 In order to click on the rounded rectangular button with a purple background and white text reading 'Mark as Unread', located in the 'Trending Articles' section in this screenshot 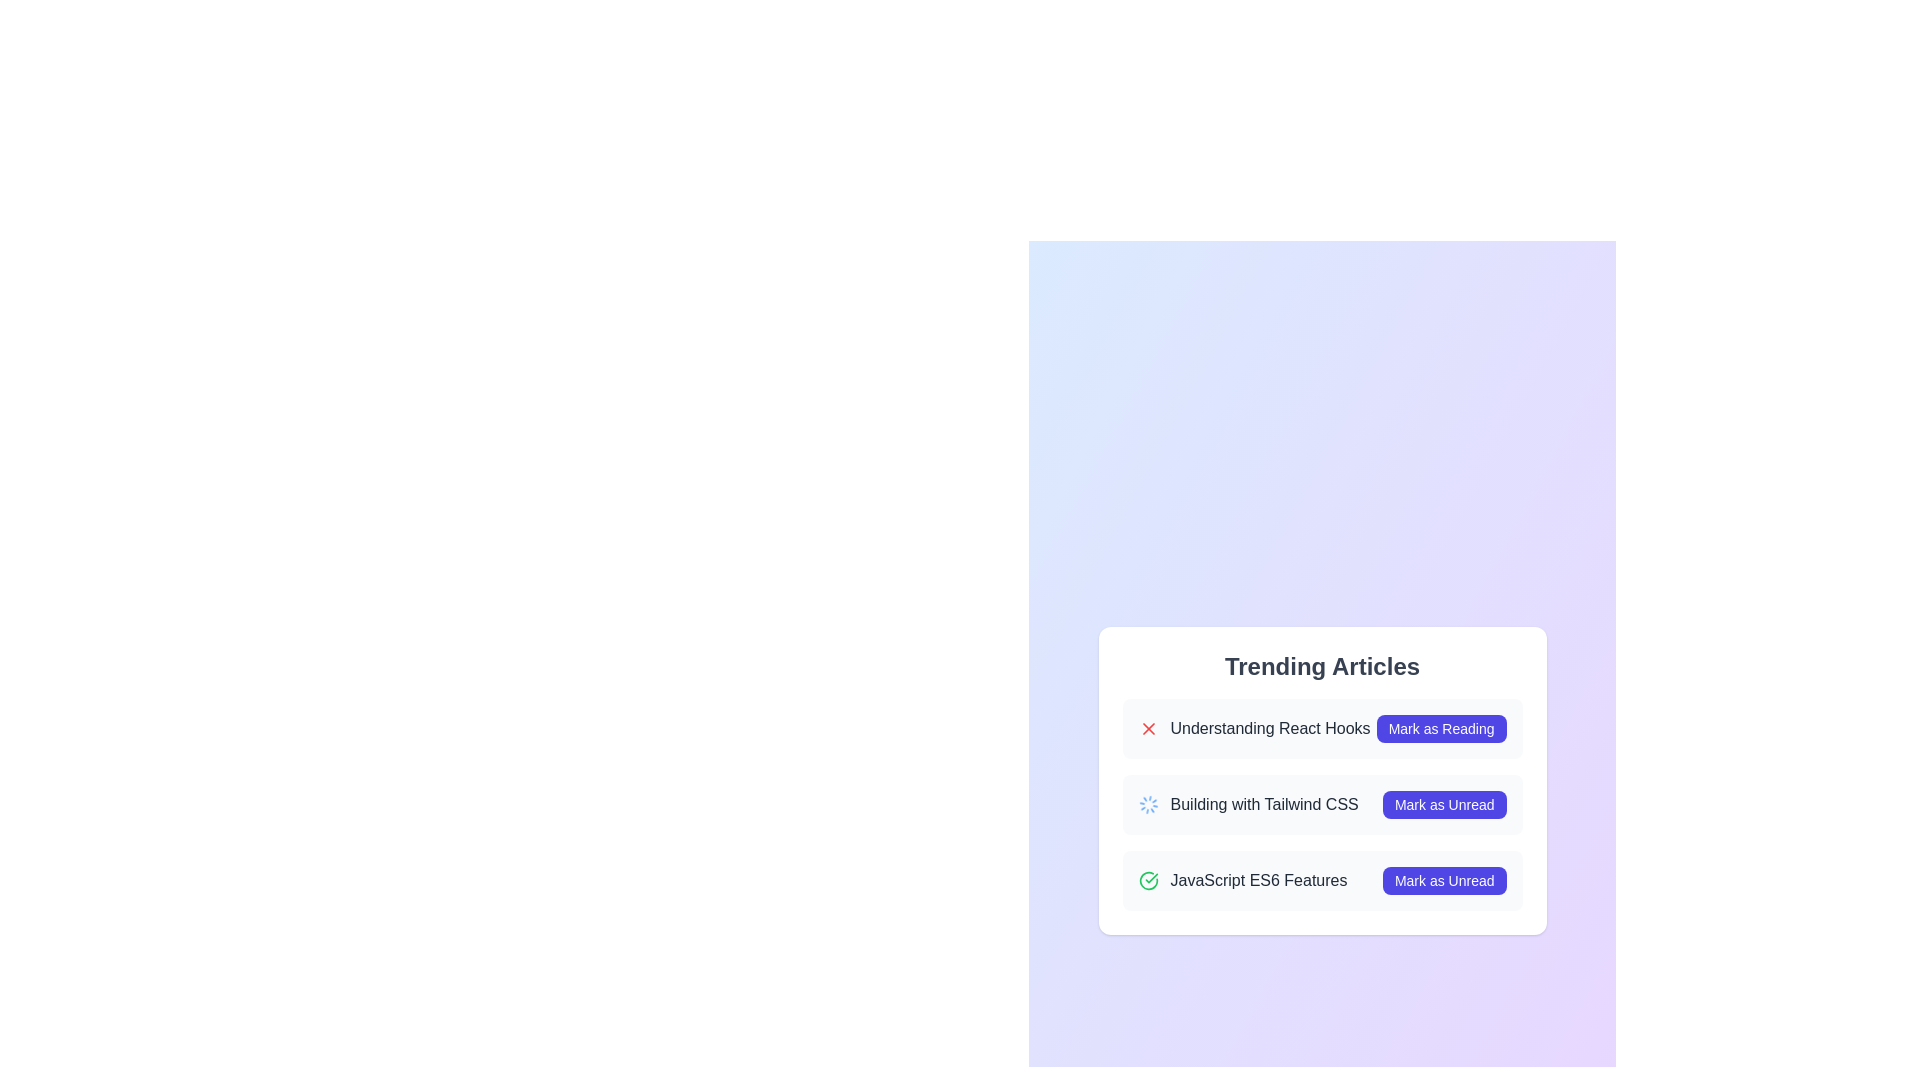, I will do `click(1444, 879)`.